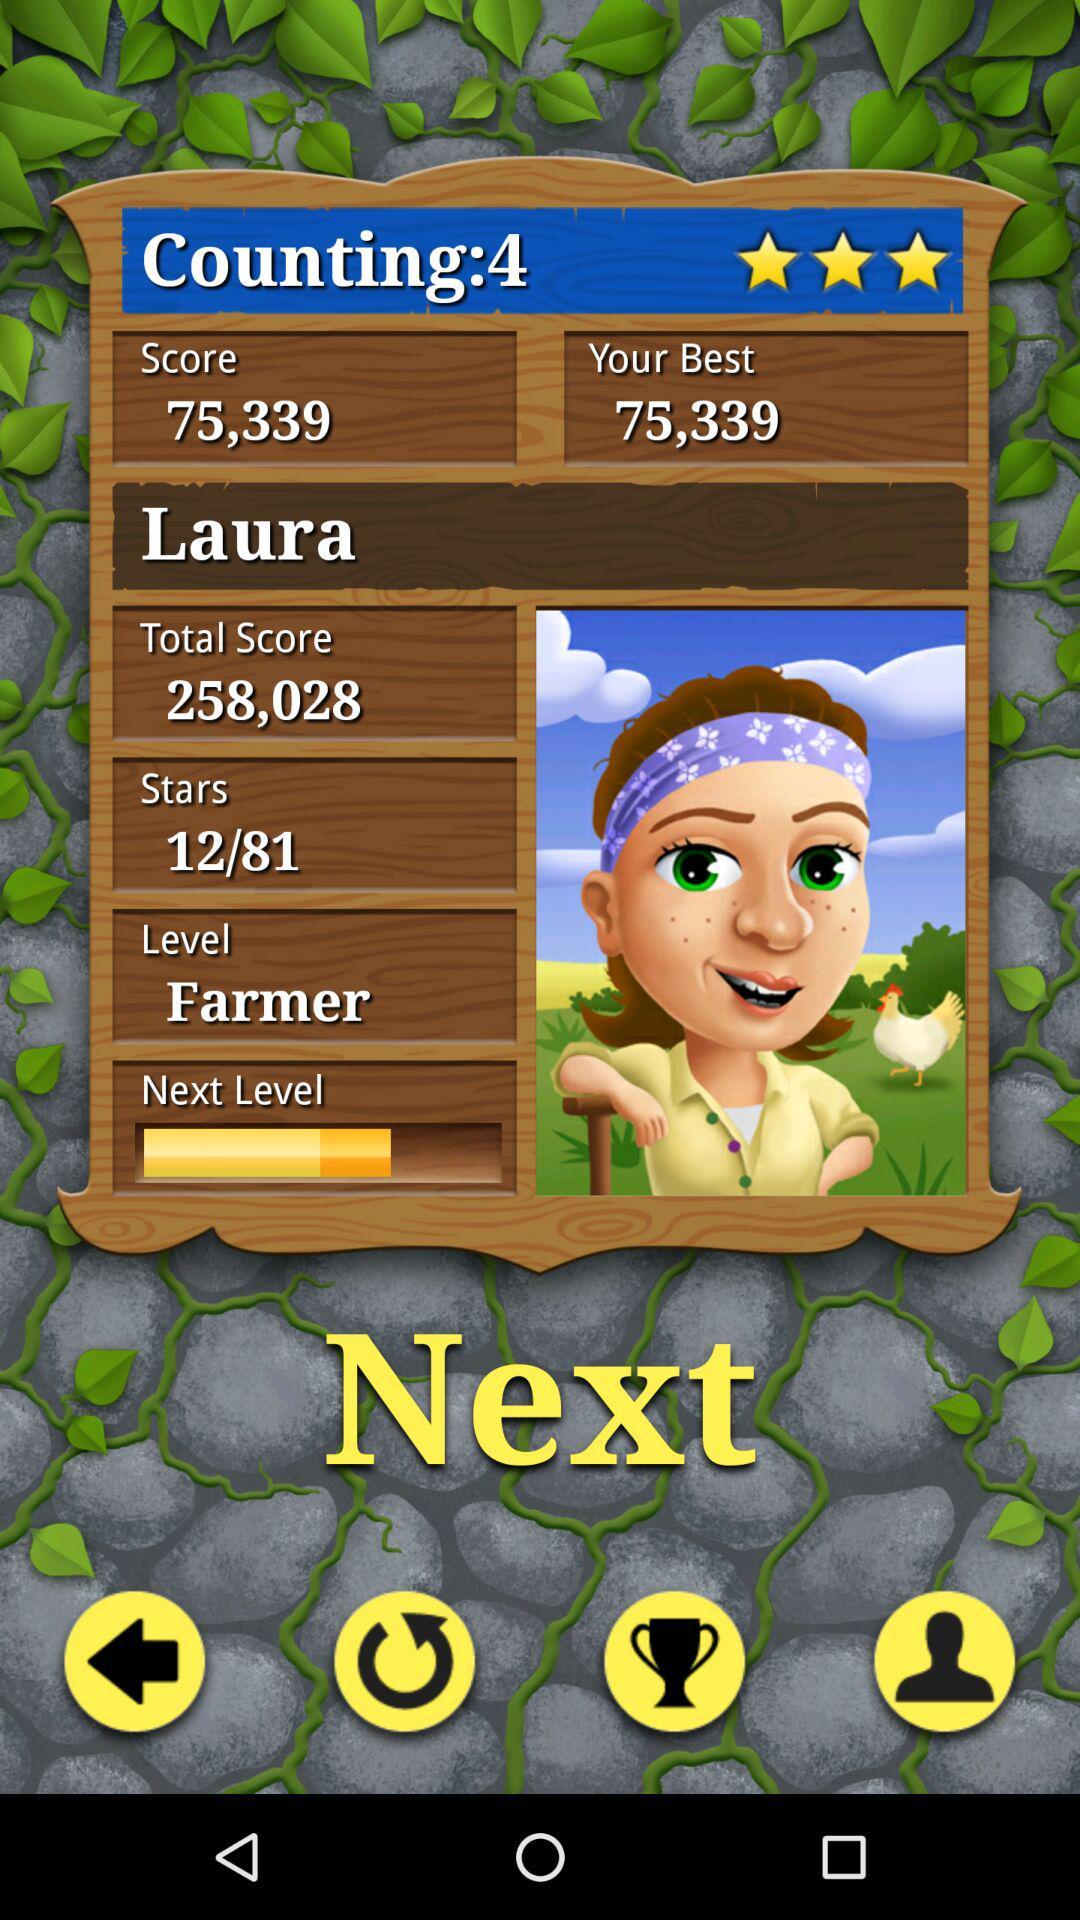  What do you see at coordinates (404, 1669) in the screenshot?
I see `the second button from the left at the bottom of the page` at bounding box center [404, 1669].